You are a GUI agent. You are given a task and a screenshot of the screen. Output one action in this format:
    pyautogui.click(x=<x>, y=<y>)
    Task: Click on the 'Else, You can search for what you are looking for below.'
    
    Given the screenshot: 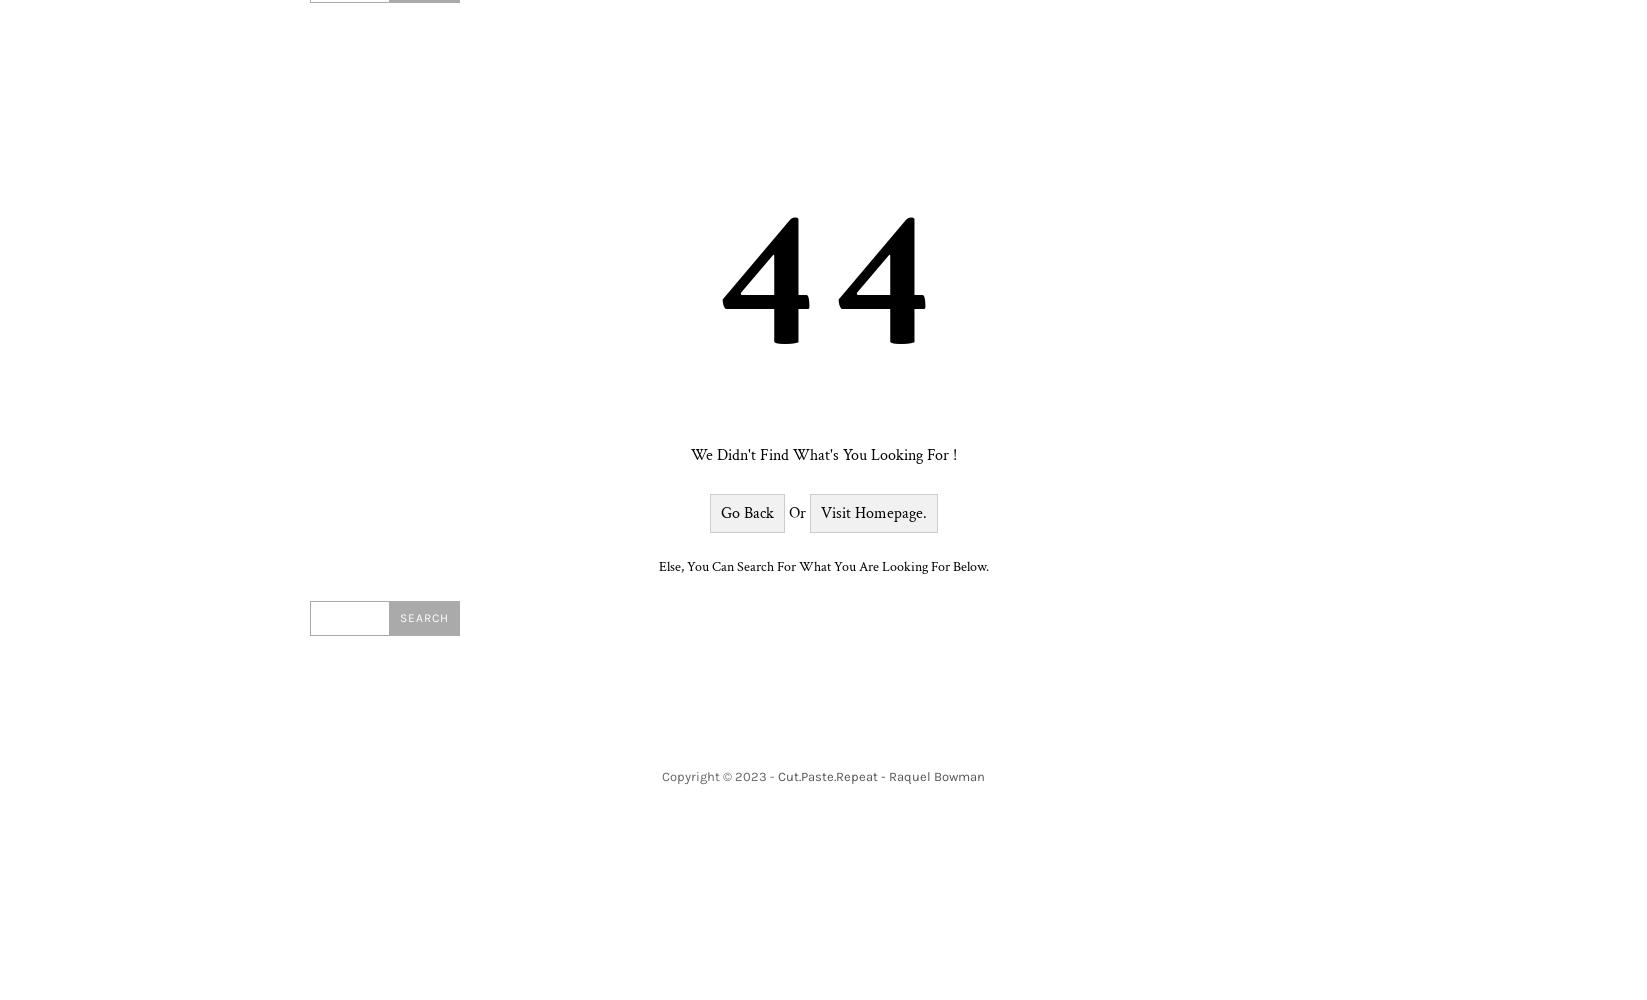 What is the action you would take?
    pyautogui.click(x=823, y=565)
    